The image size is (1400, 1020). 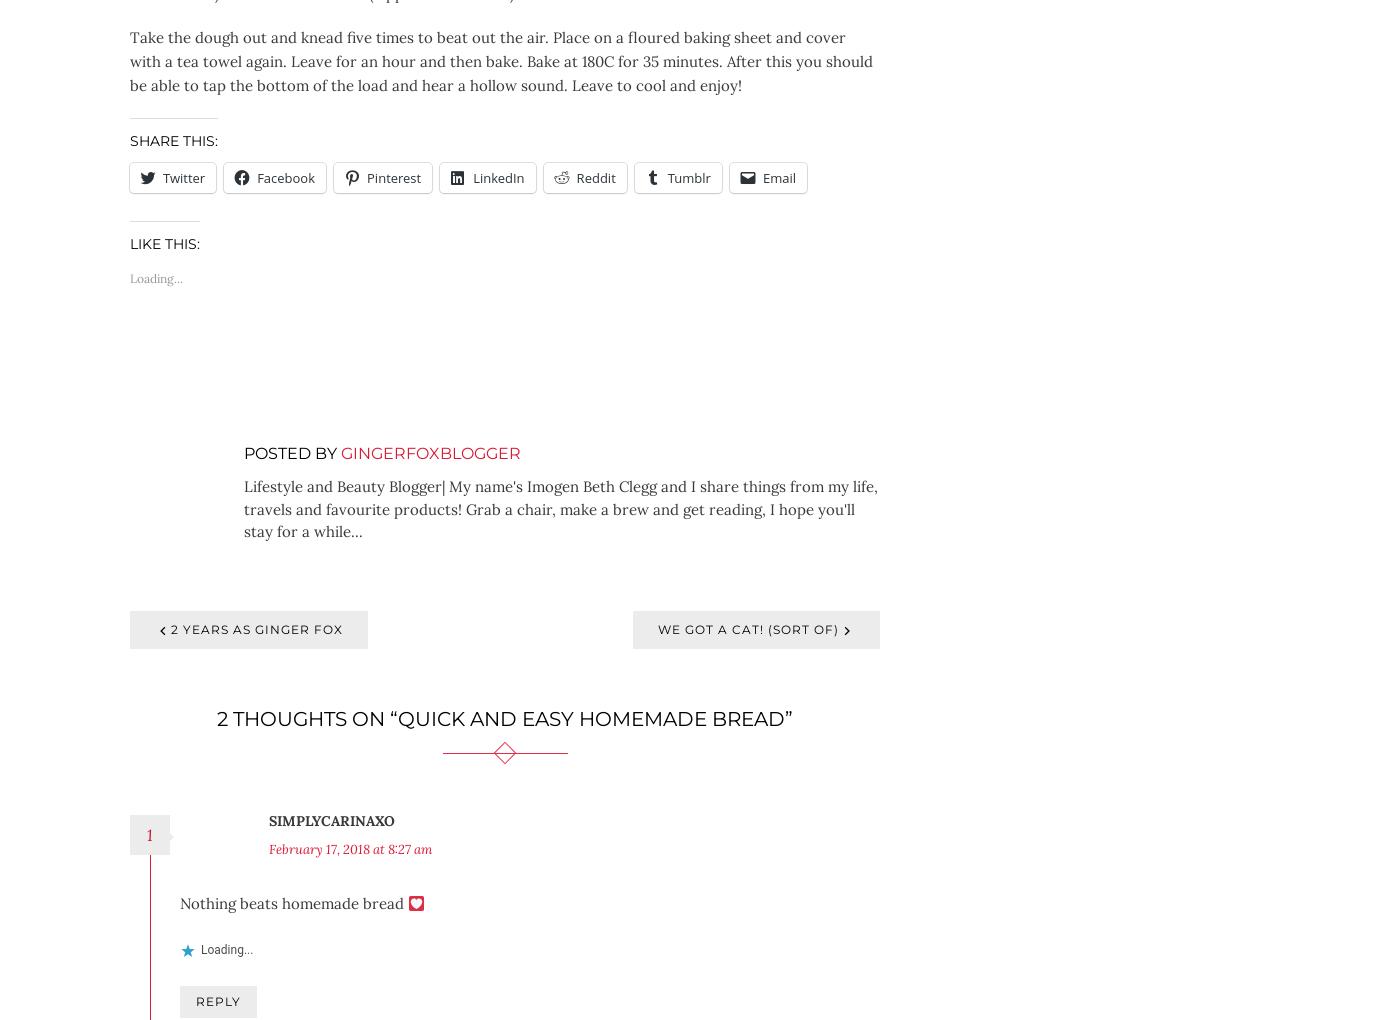 I want to click on 'Twitter', so click(x=183, y=176).